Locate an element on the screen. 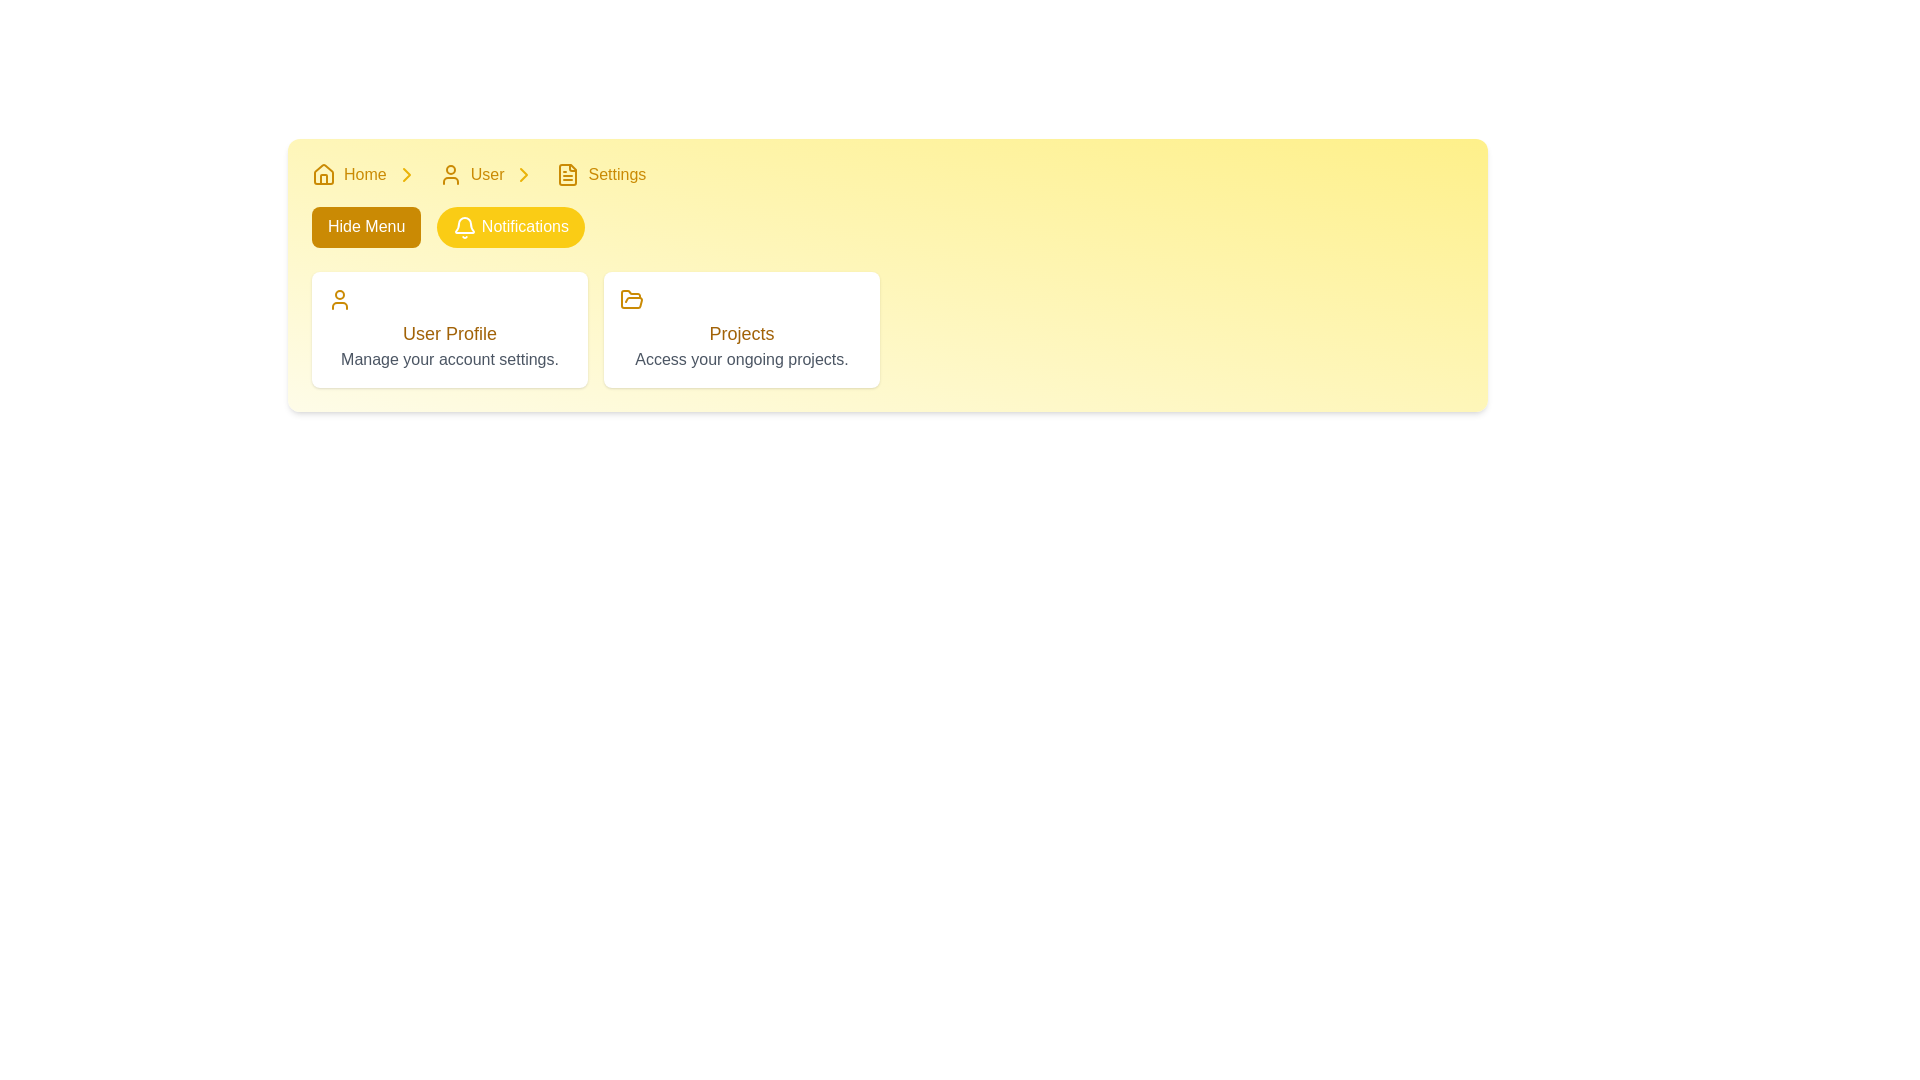  the home page icon in the breadcrumb navigation bar to trigger the tooltip, which provides additional information about the home page is located at coordinates (324, 173).